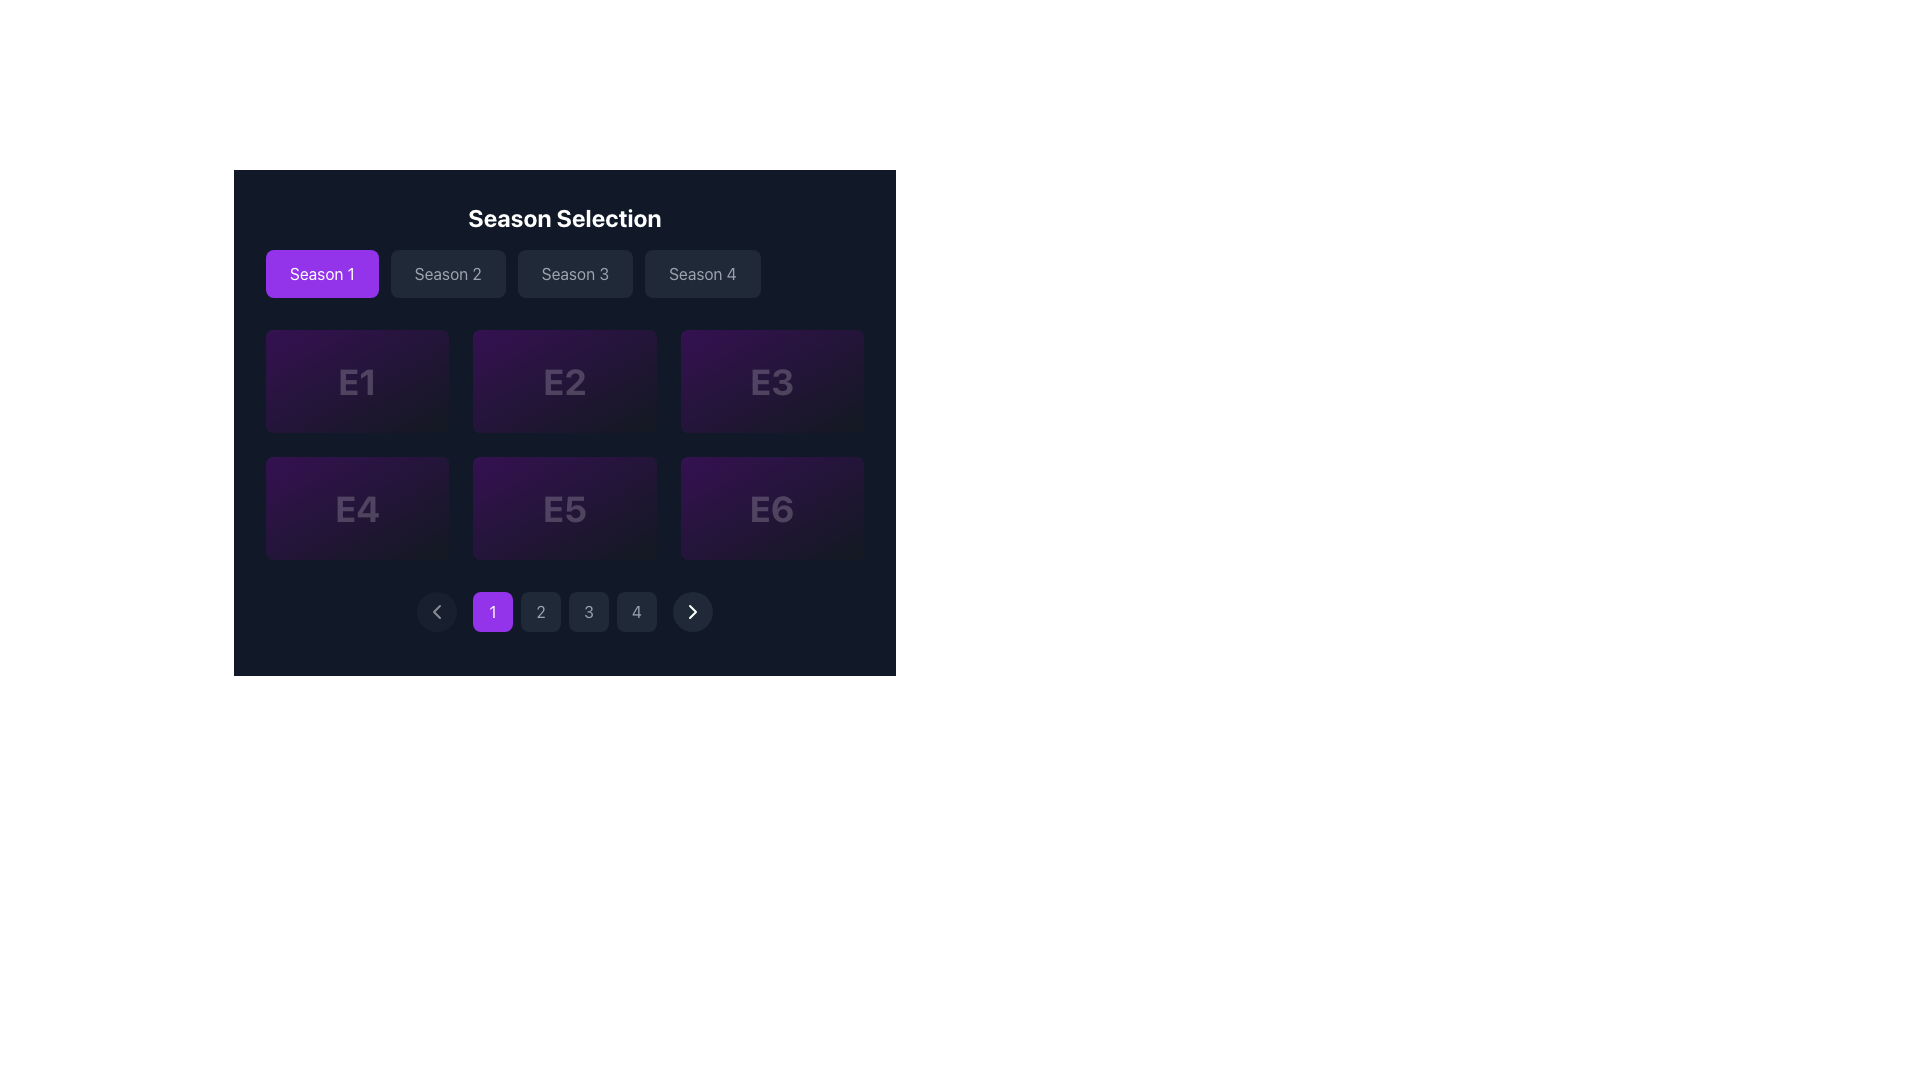 The image size is (1920, 1080). What do you see at coordinates (771, 381) in the screenshot?
I see `the static label indicating the third episode in the media library` at bounding box center [771, 381].